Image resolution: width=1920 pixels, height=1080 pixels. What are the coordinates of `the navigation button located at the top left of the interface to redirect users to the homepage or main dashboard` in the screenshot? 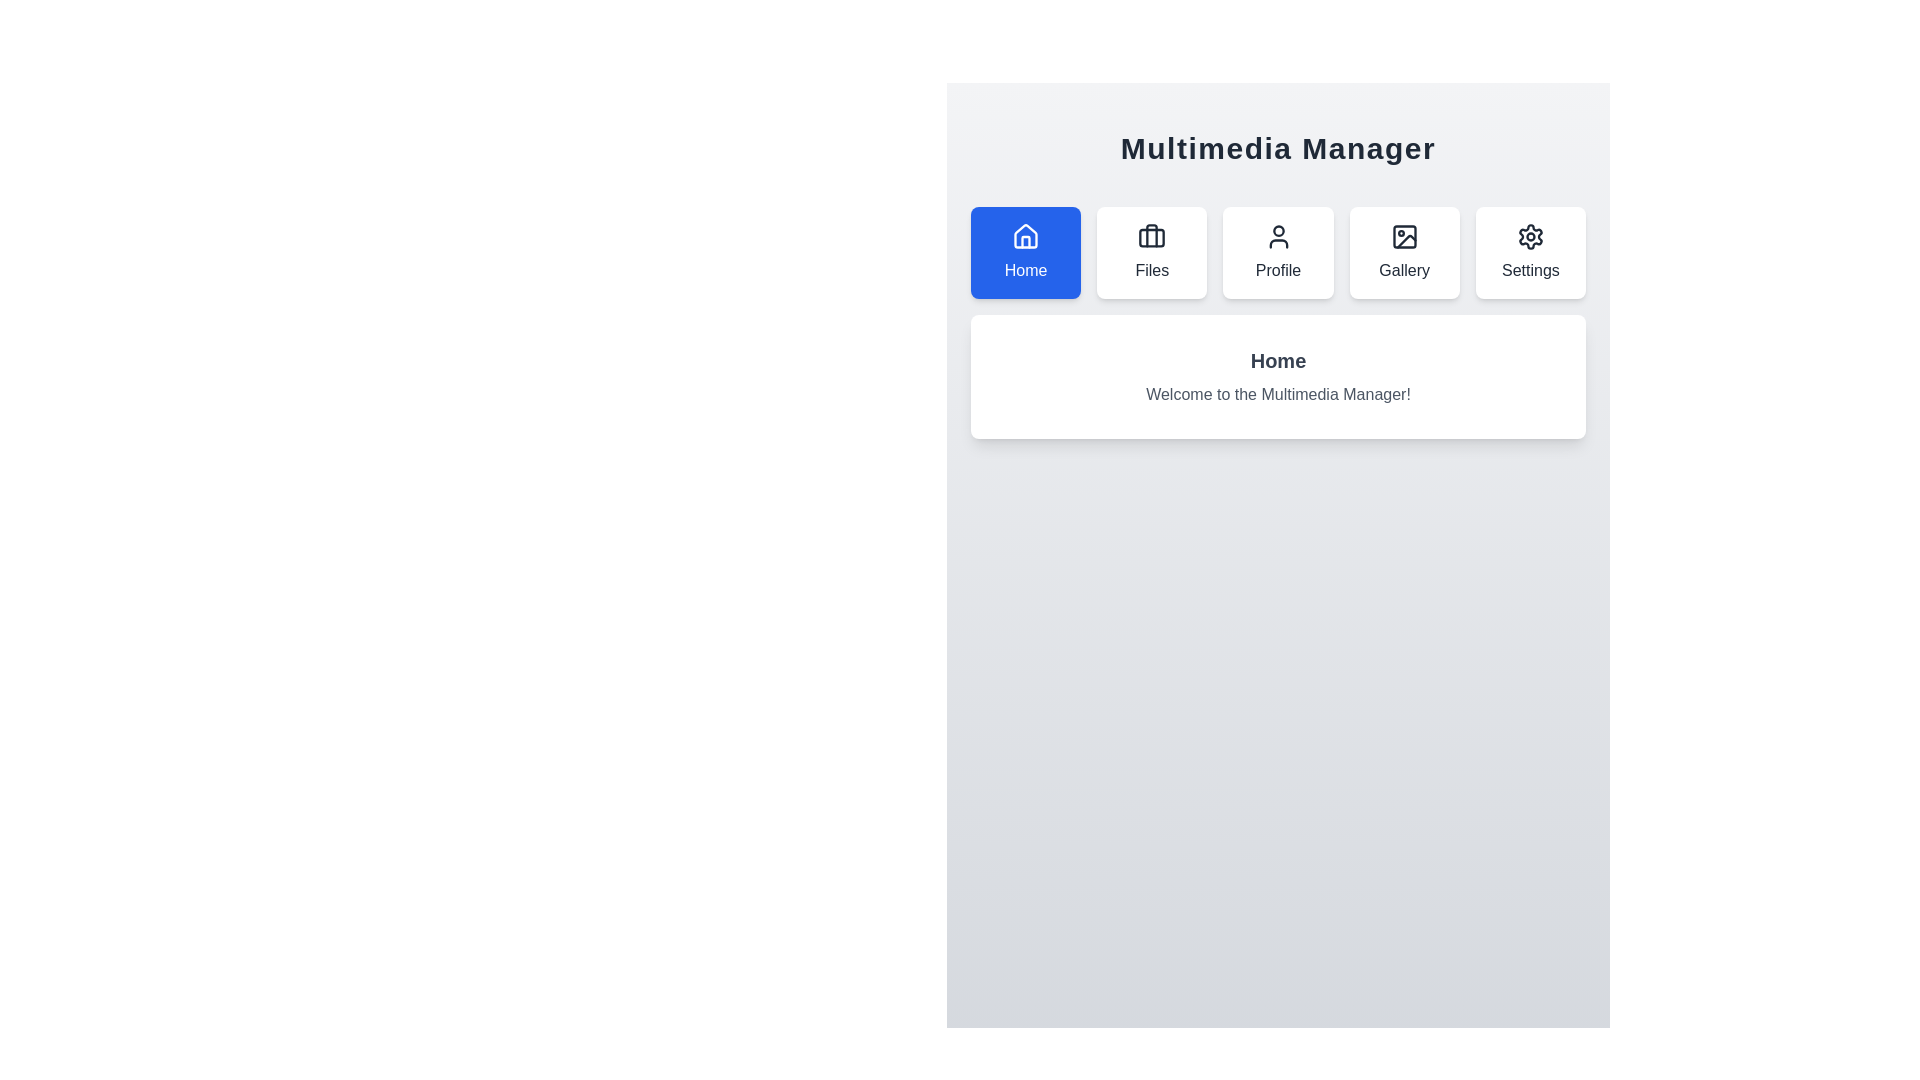 It's located at (1026, 252).